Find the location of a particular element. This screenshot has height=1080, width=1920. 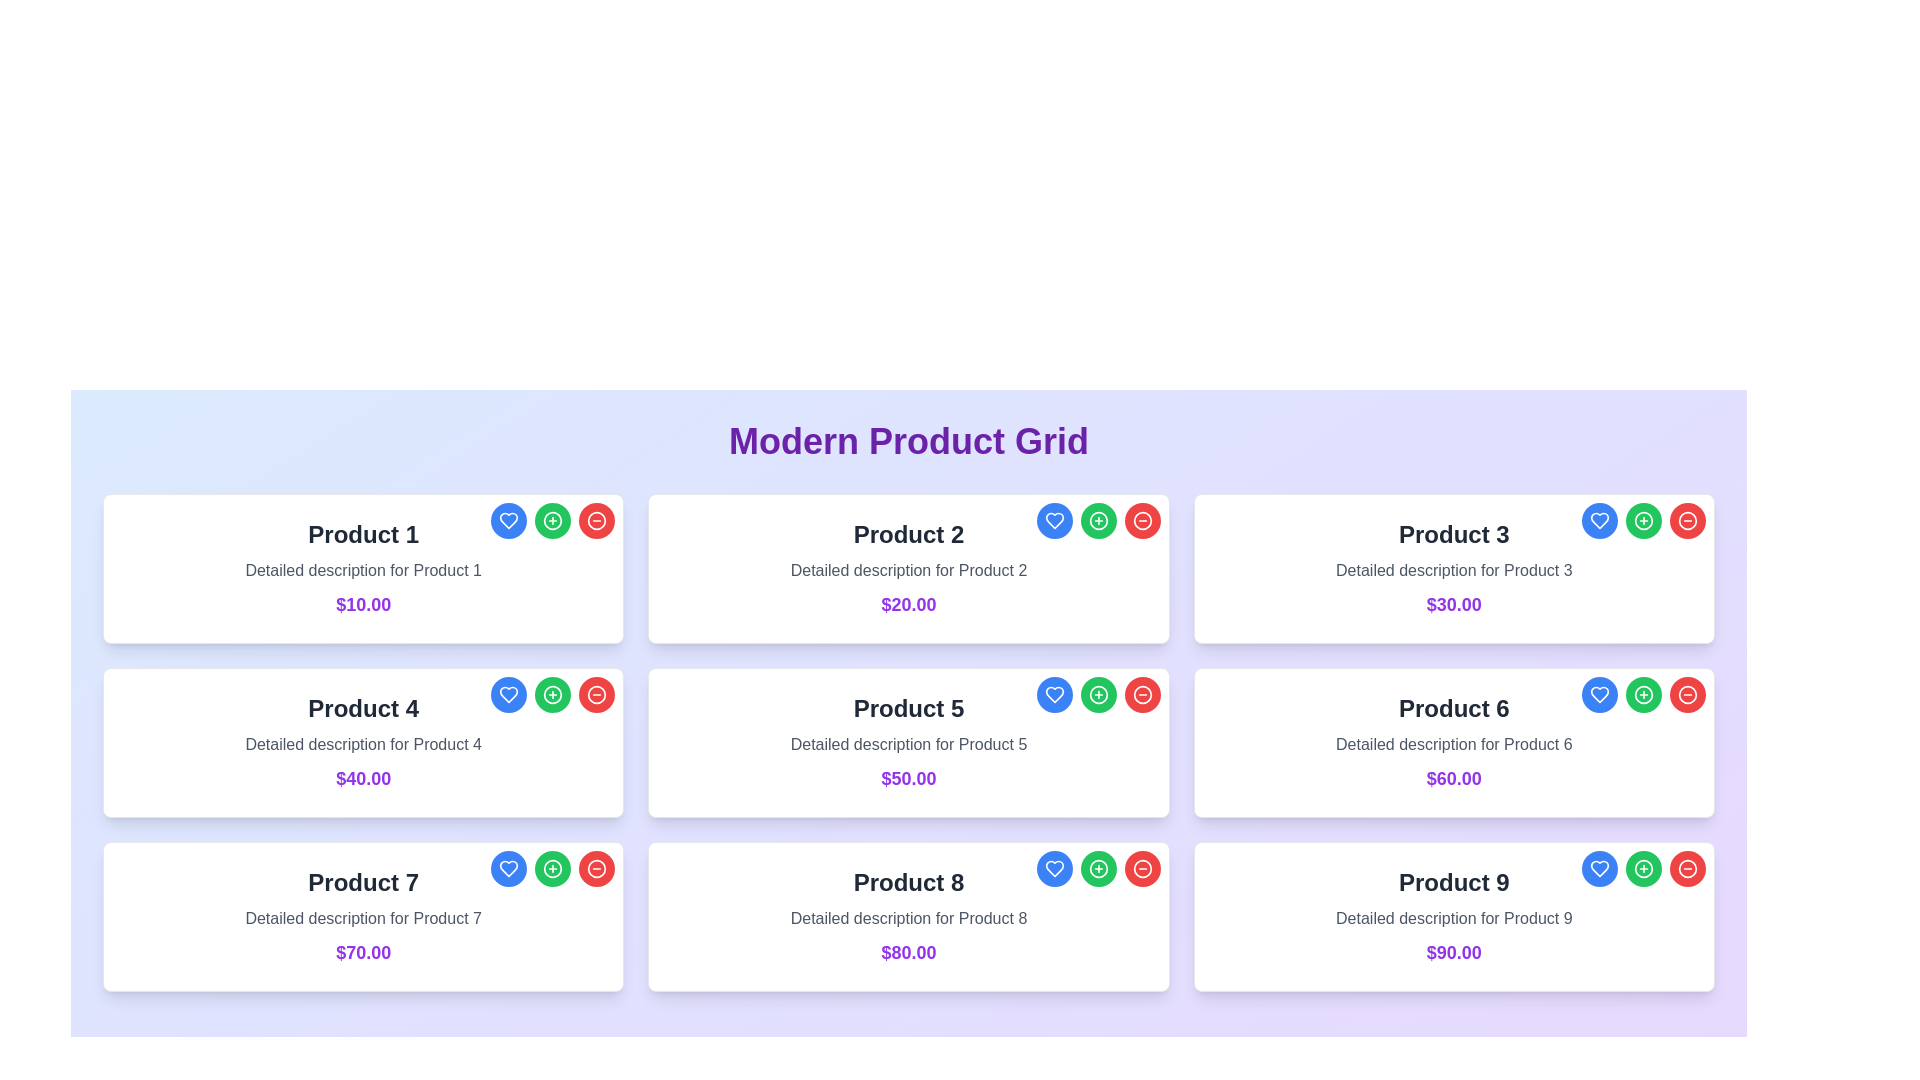

the product card displaying information about 'Product 4', located in the second row, first column of the grid layout is located at coordinates (363, 743).